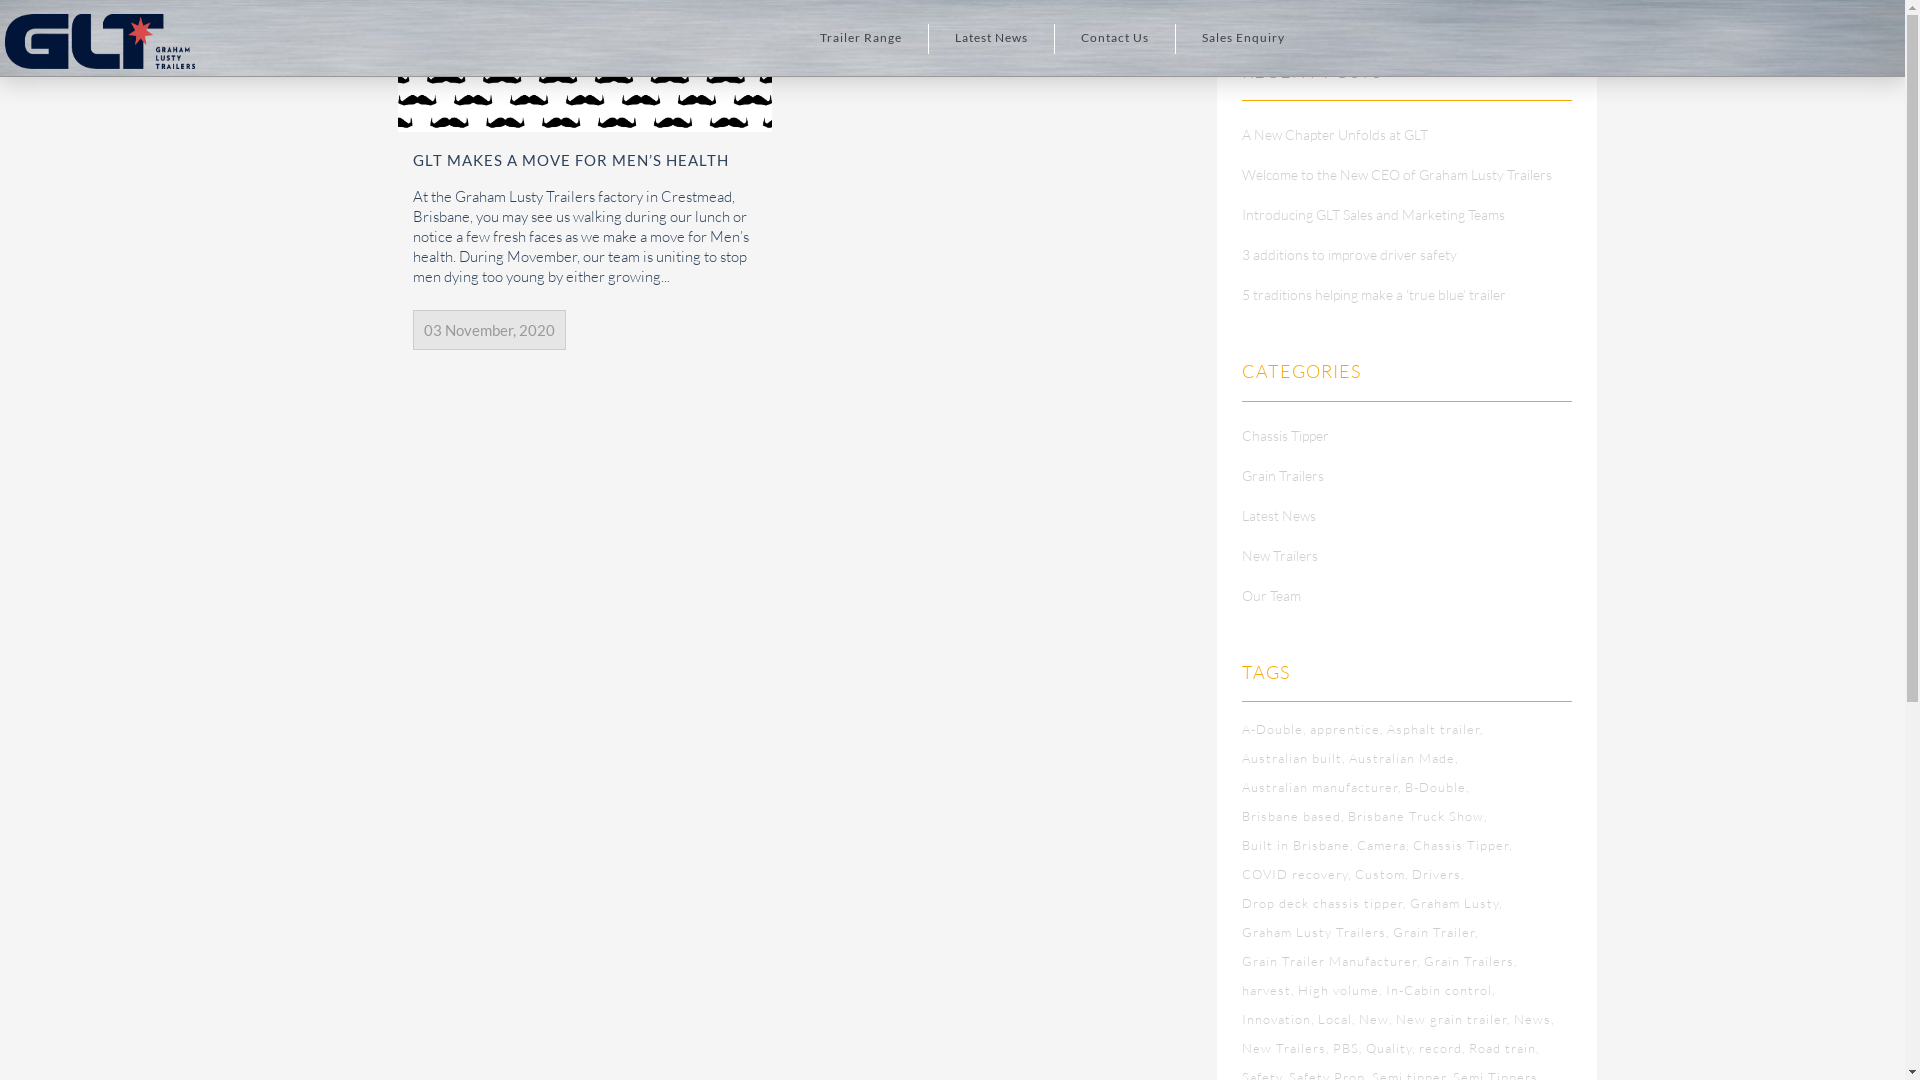 Image resolution: width=1920 pixels, height=1080 pixels. Describe the element at coordinates (1241, 758) in the screenshot. I see `'Australian built'` at that location.